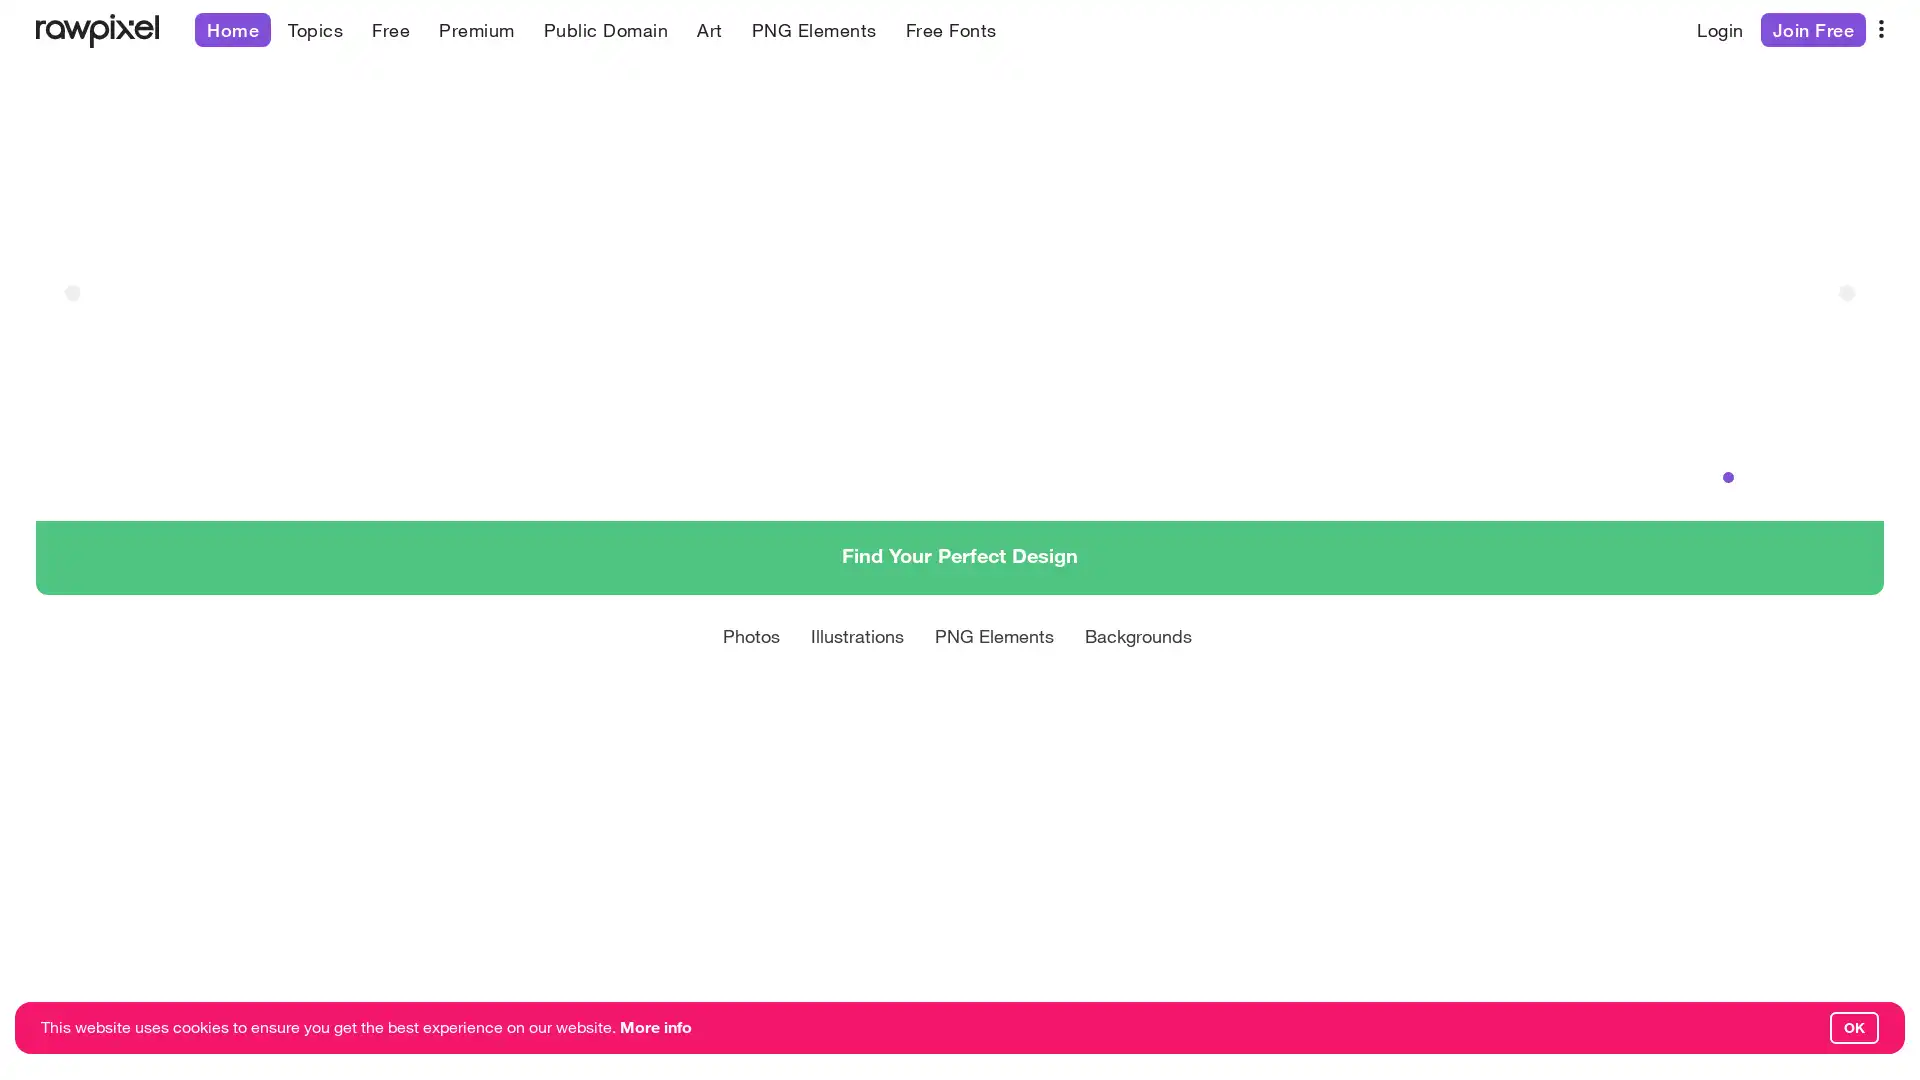  I want to click on Photos, so click(750, 680).